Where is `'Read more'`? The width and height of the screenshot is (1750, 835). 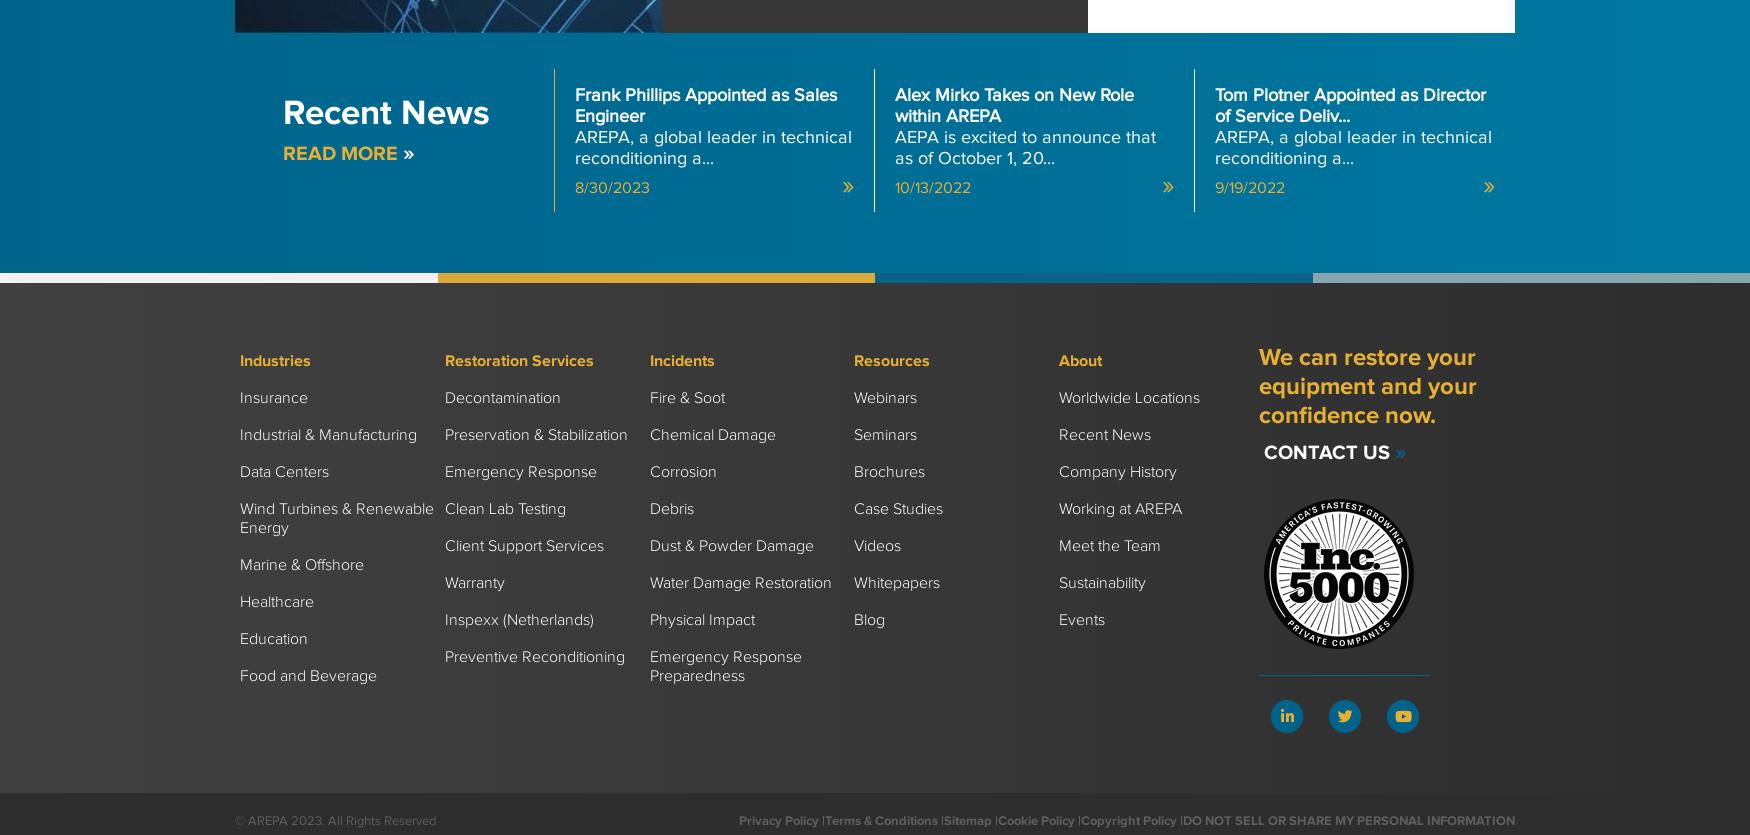
'Read more' is located at coordinates (343, 151).